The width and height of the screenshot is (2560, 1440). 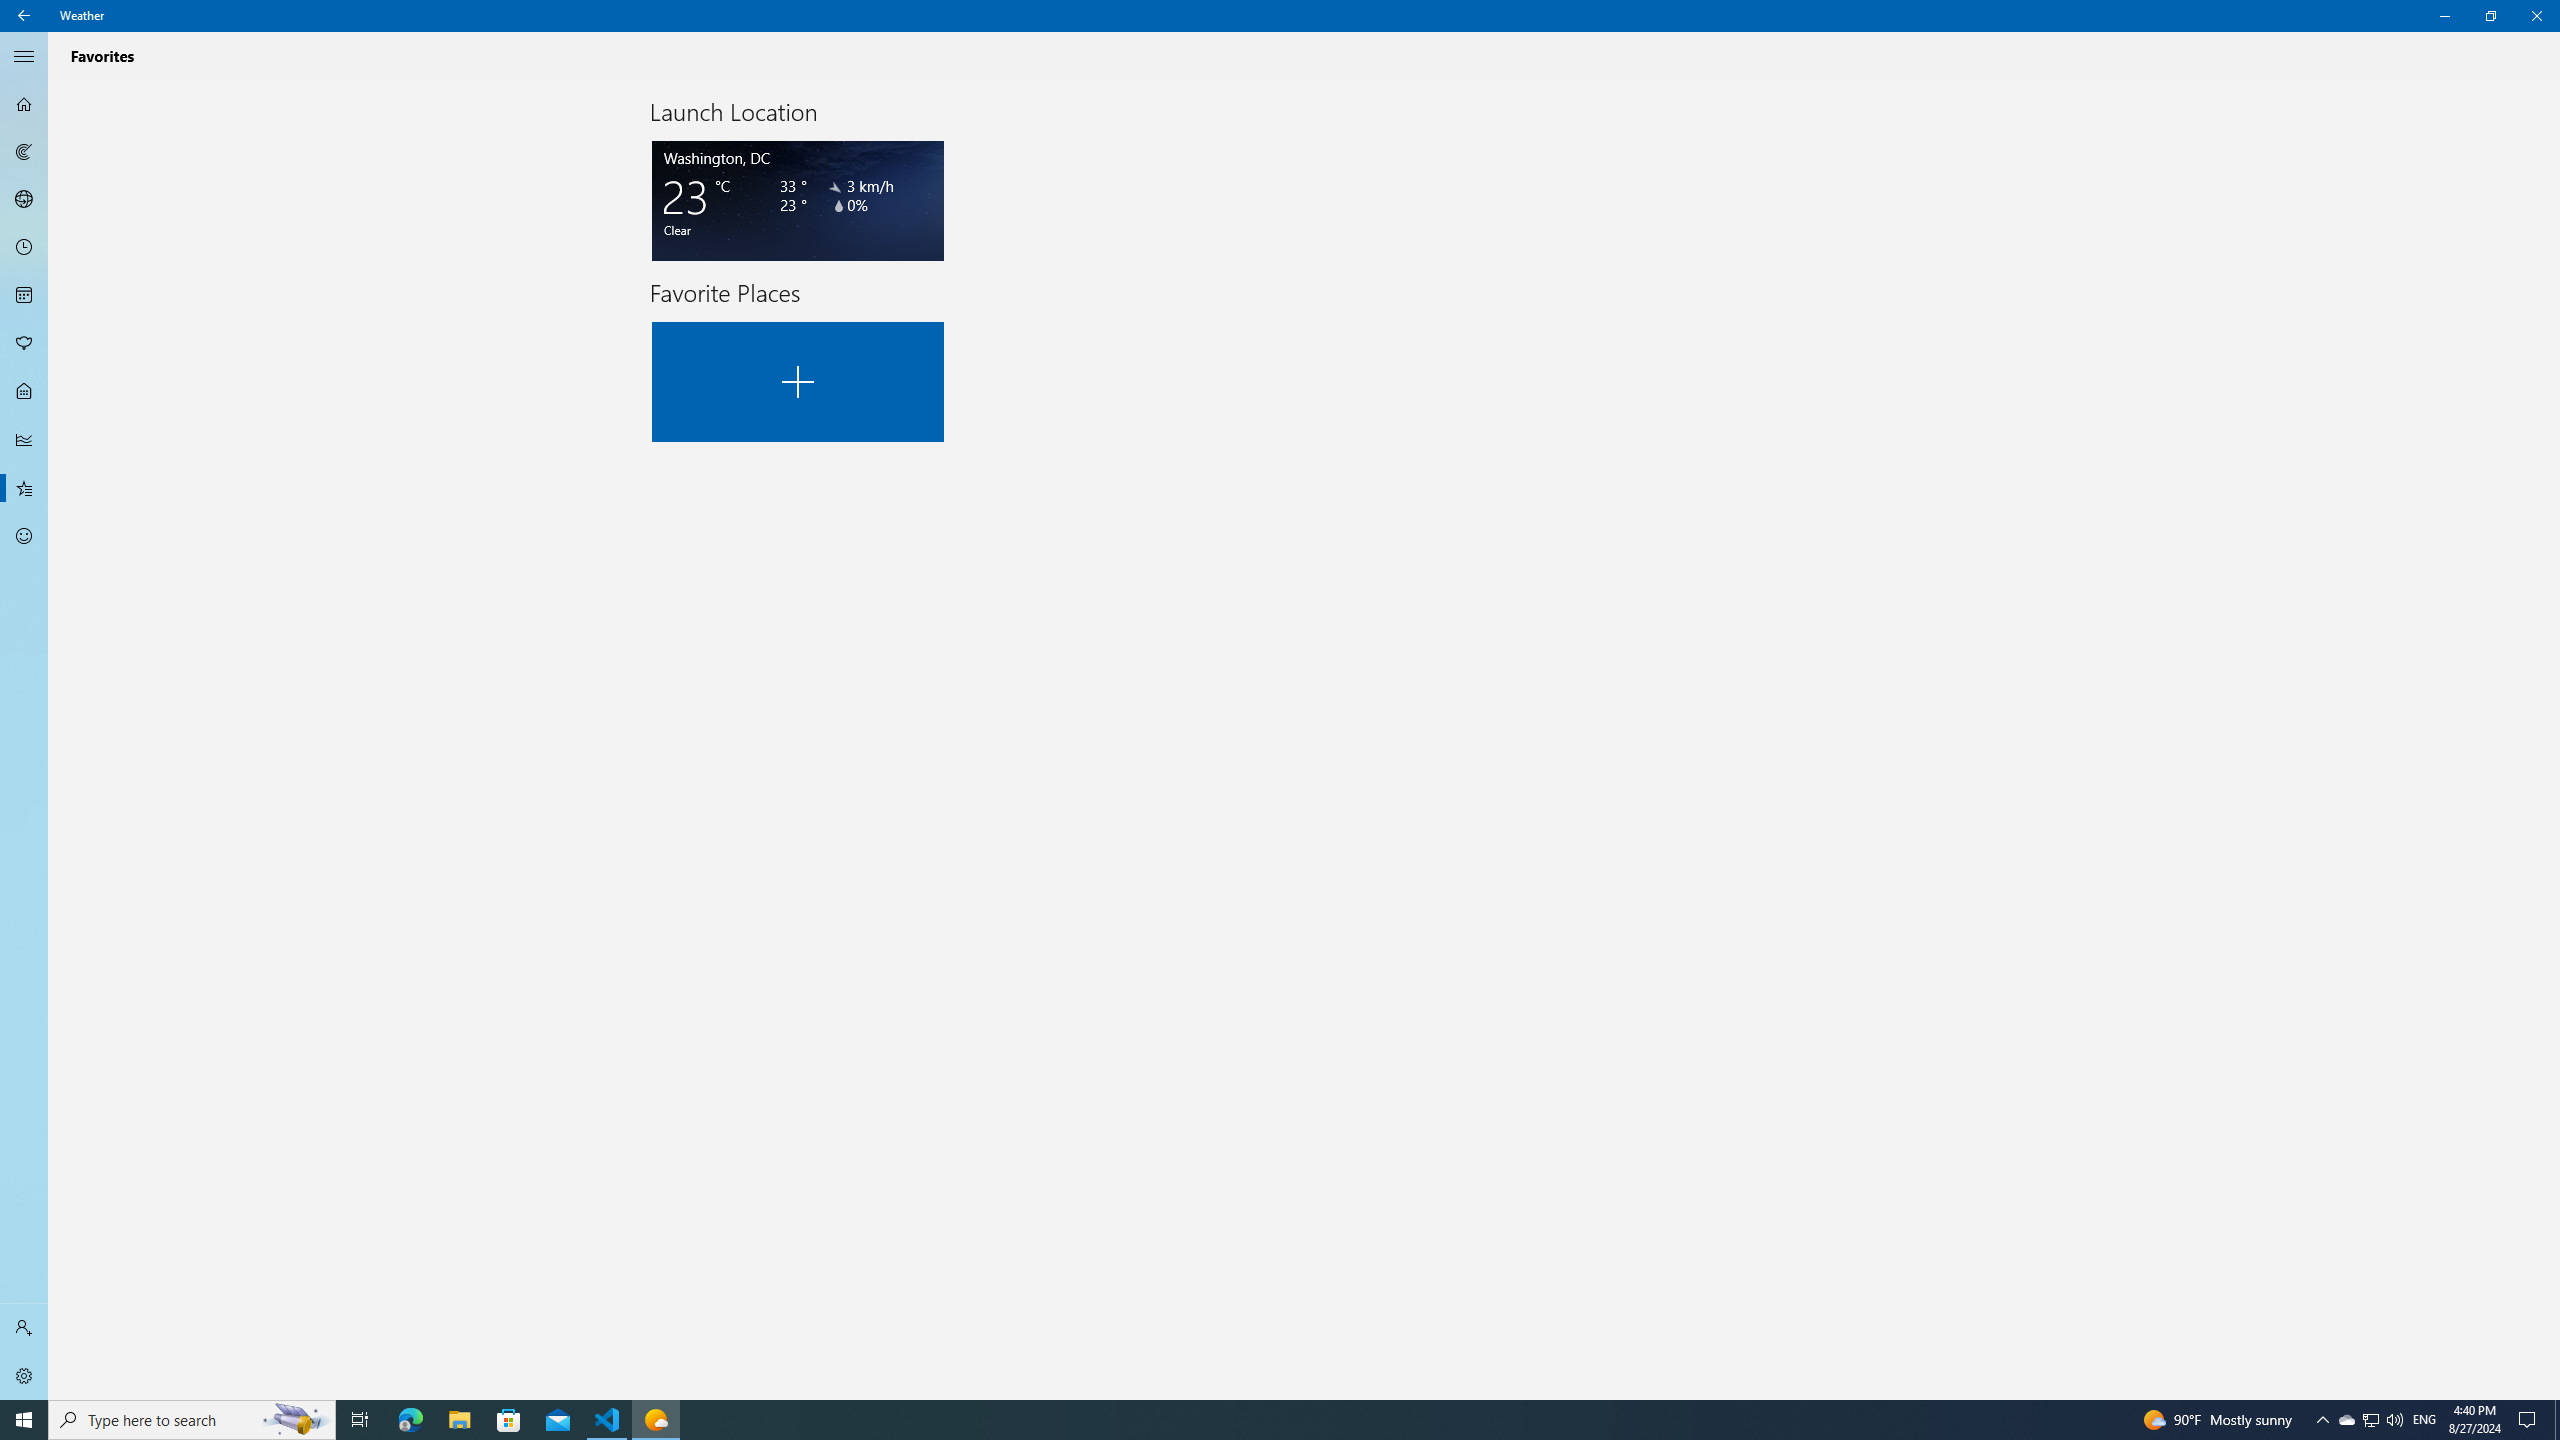 What do you see at coordinates (2424, 1418) in the screenshot?
I see `'Tray Input Indicator - English (United States)'` at bounding box center [2424, 1418].